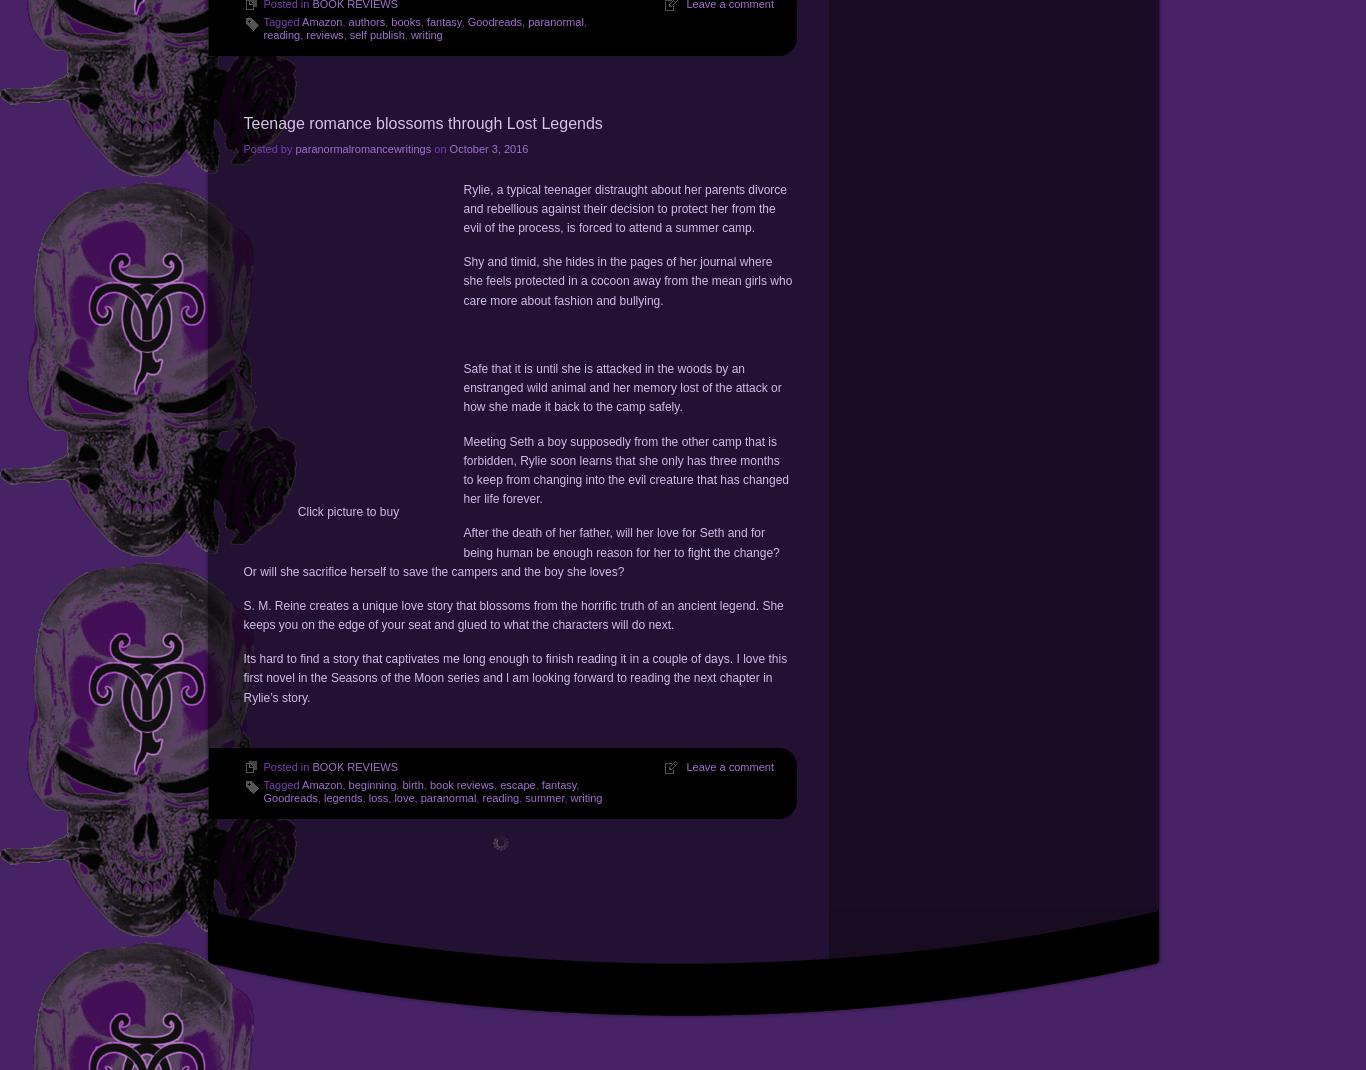 The image size is (1366, 1070). I want to click on 'October 3, 2016', so click(488, 147).